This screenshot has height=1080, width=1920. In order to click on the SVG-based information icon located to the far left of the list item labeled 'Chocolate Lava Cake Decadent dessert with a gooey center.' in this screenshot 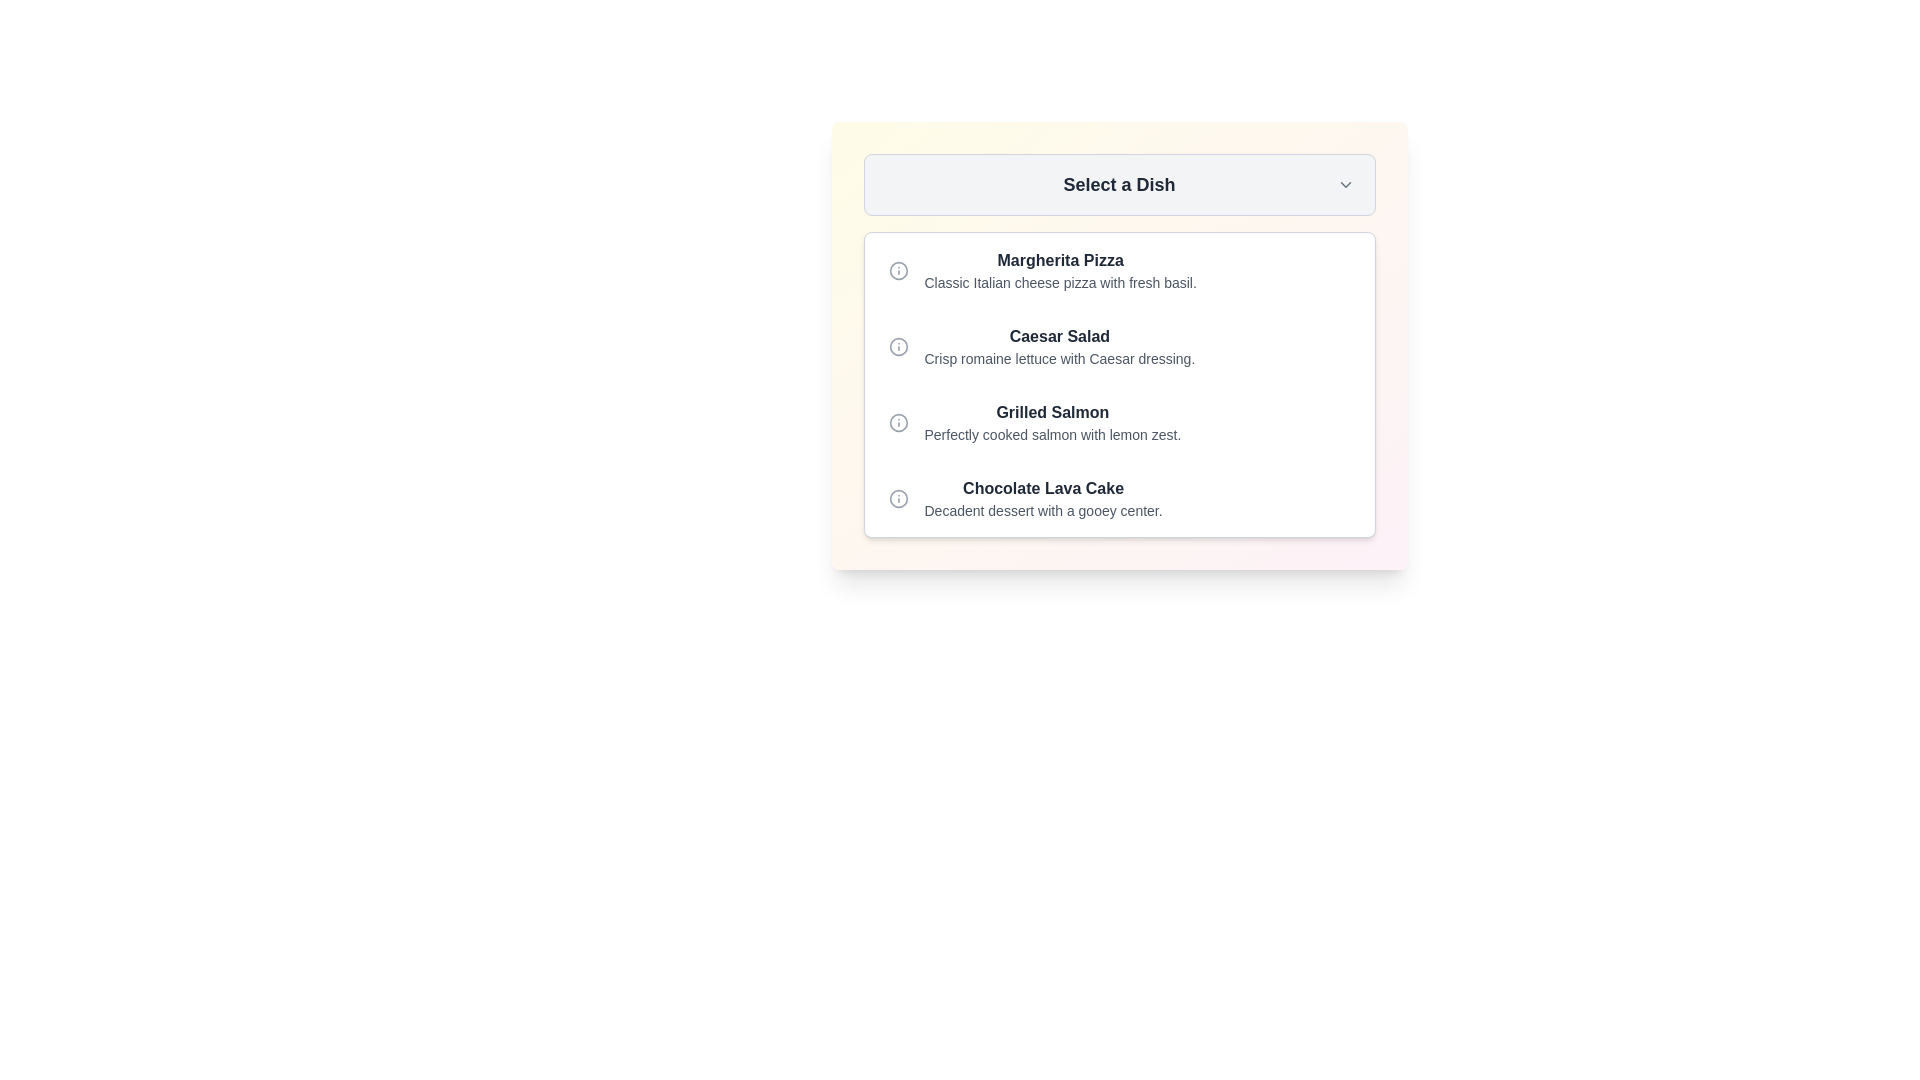, I will do `click(897, 497)`.